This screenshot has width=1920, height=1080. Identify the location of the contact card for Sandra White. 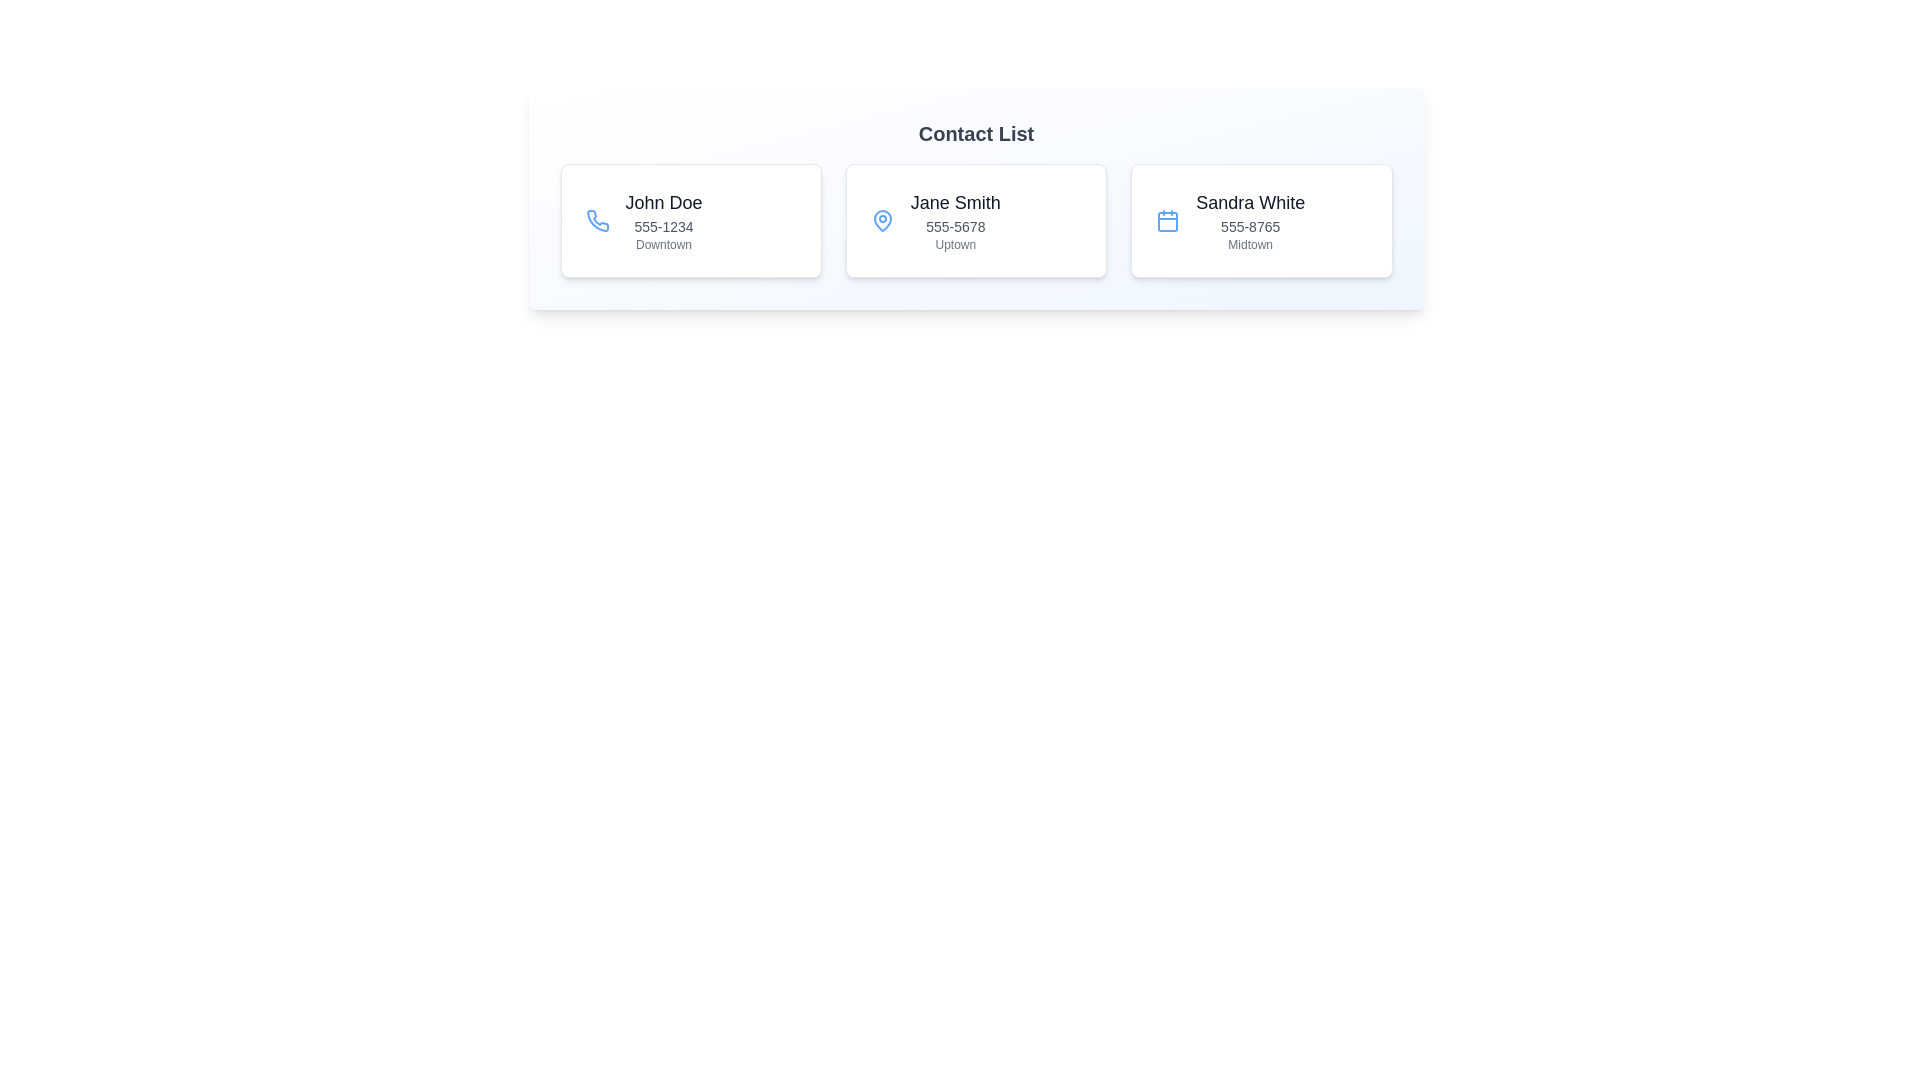
(1261, 220).